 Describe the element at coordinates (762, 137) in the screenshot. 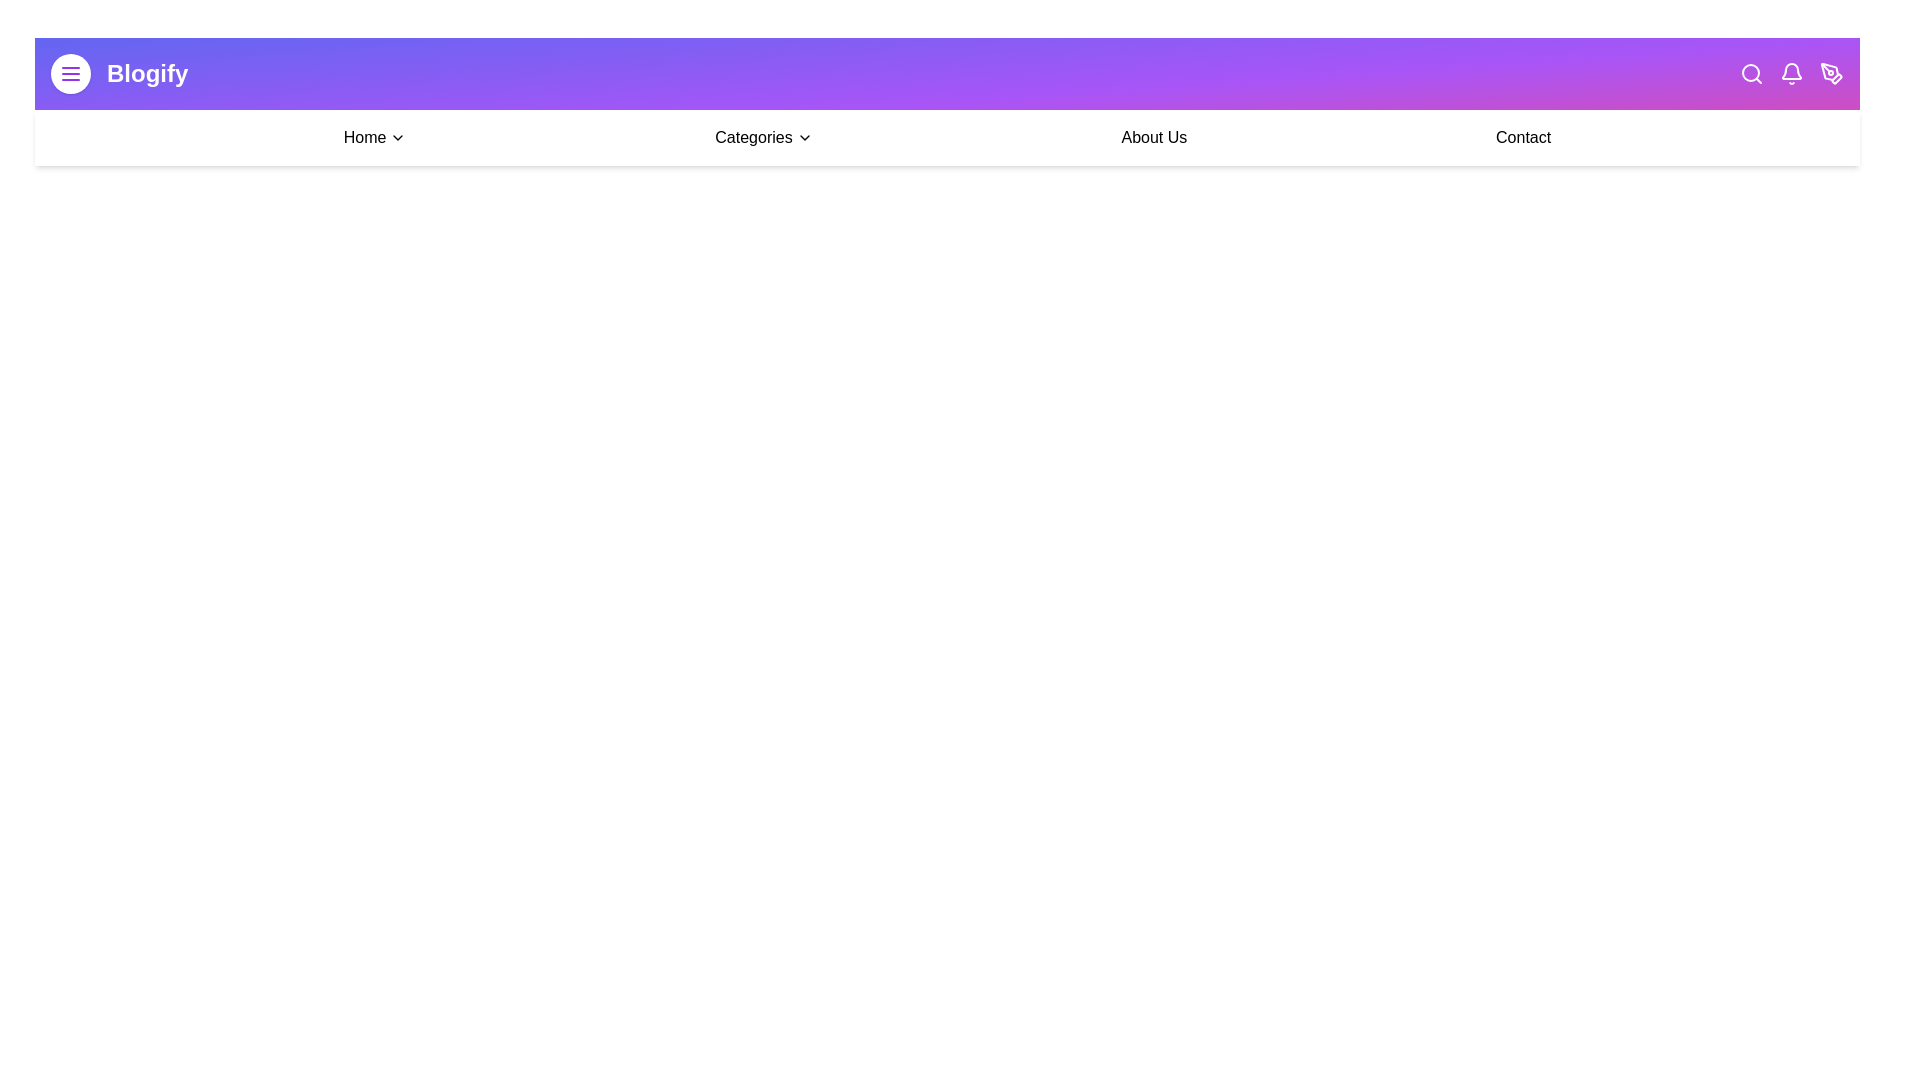

I see `the 'Categories' menu to open the dropdown` at that location.